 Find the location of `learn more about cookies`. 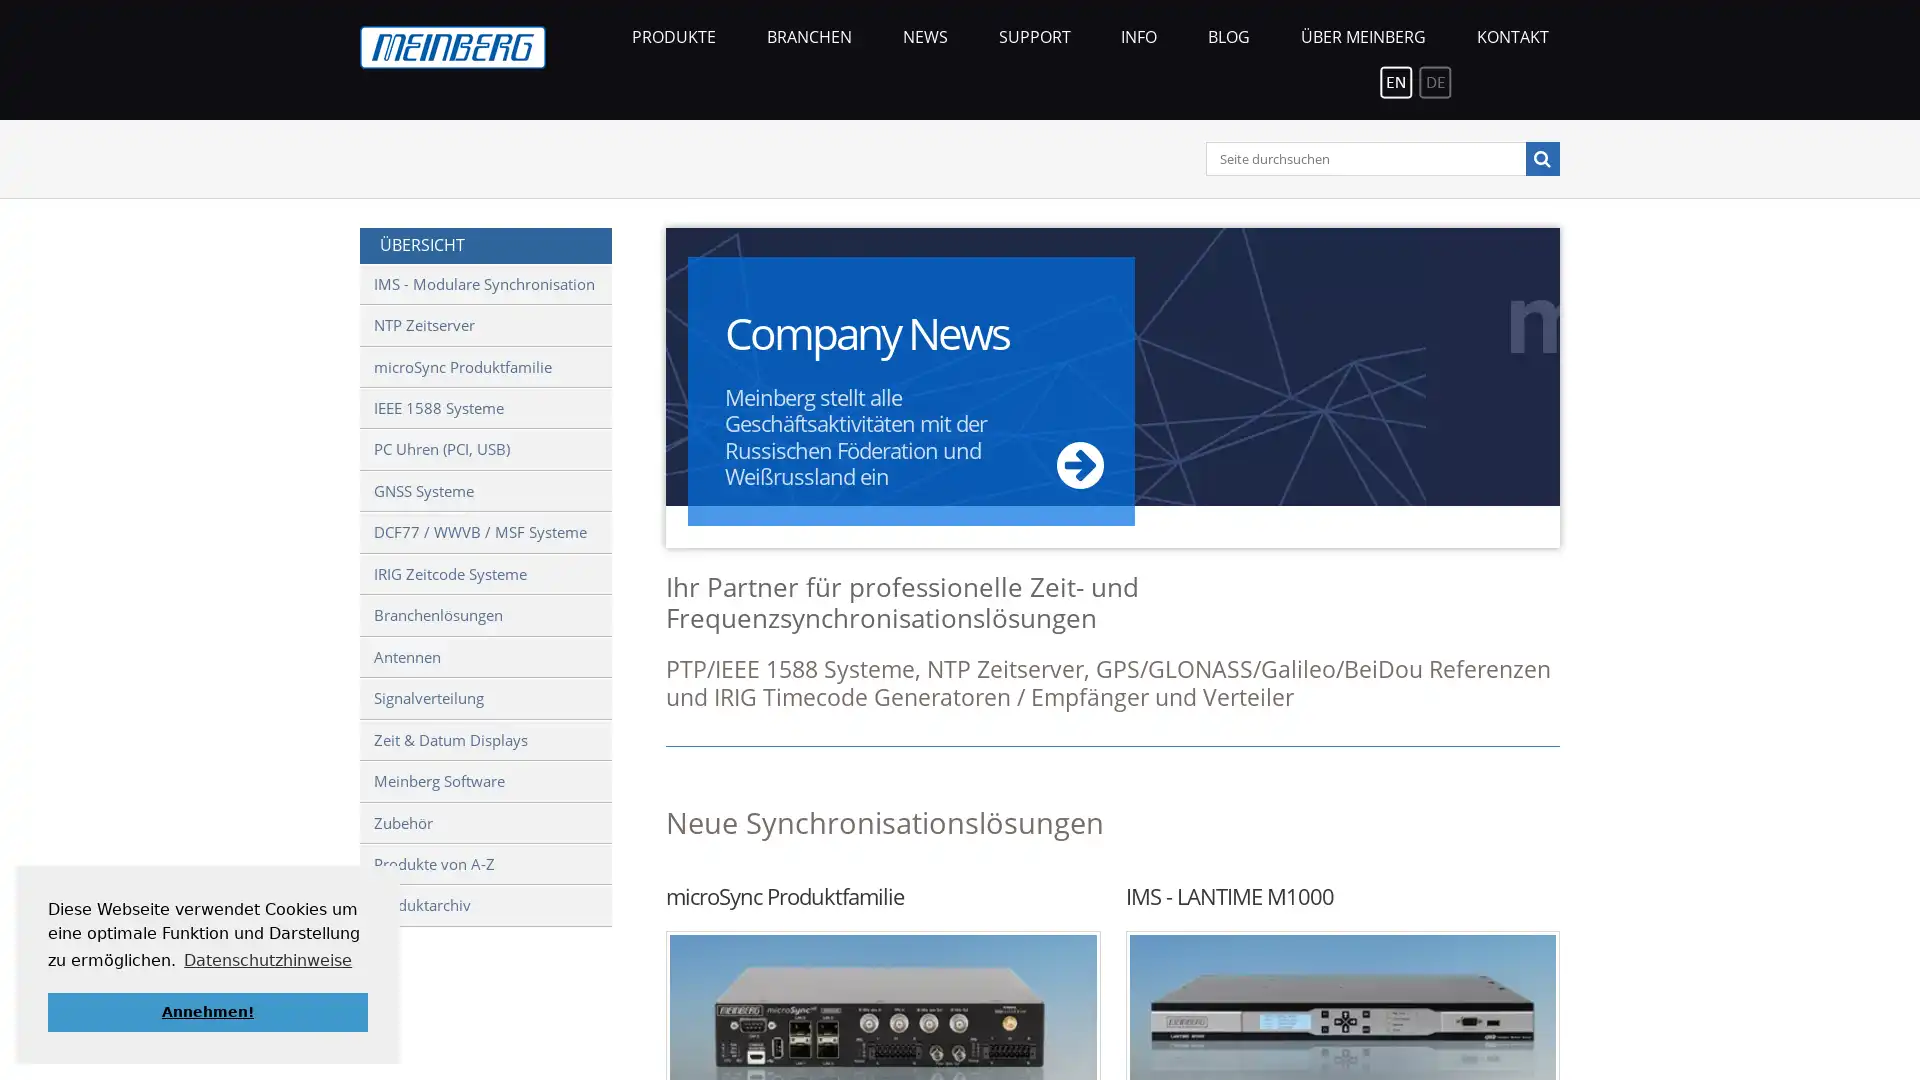

learn more about cookies is located at coordinates (267, 959).